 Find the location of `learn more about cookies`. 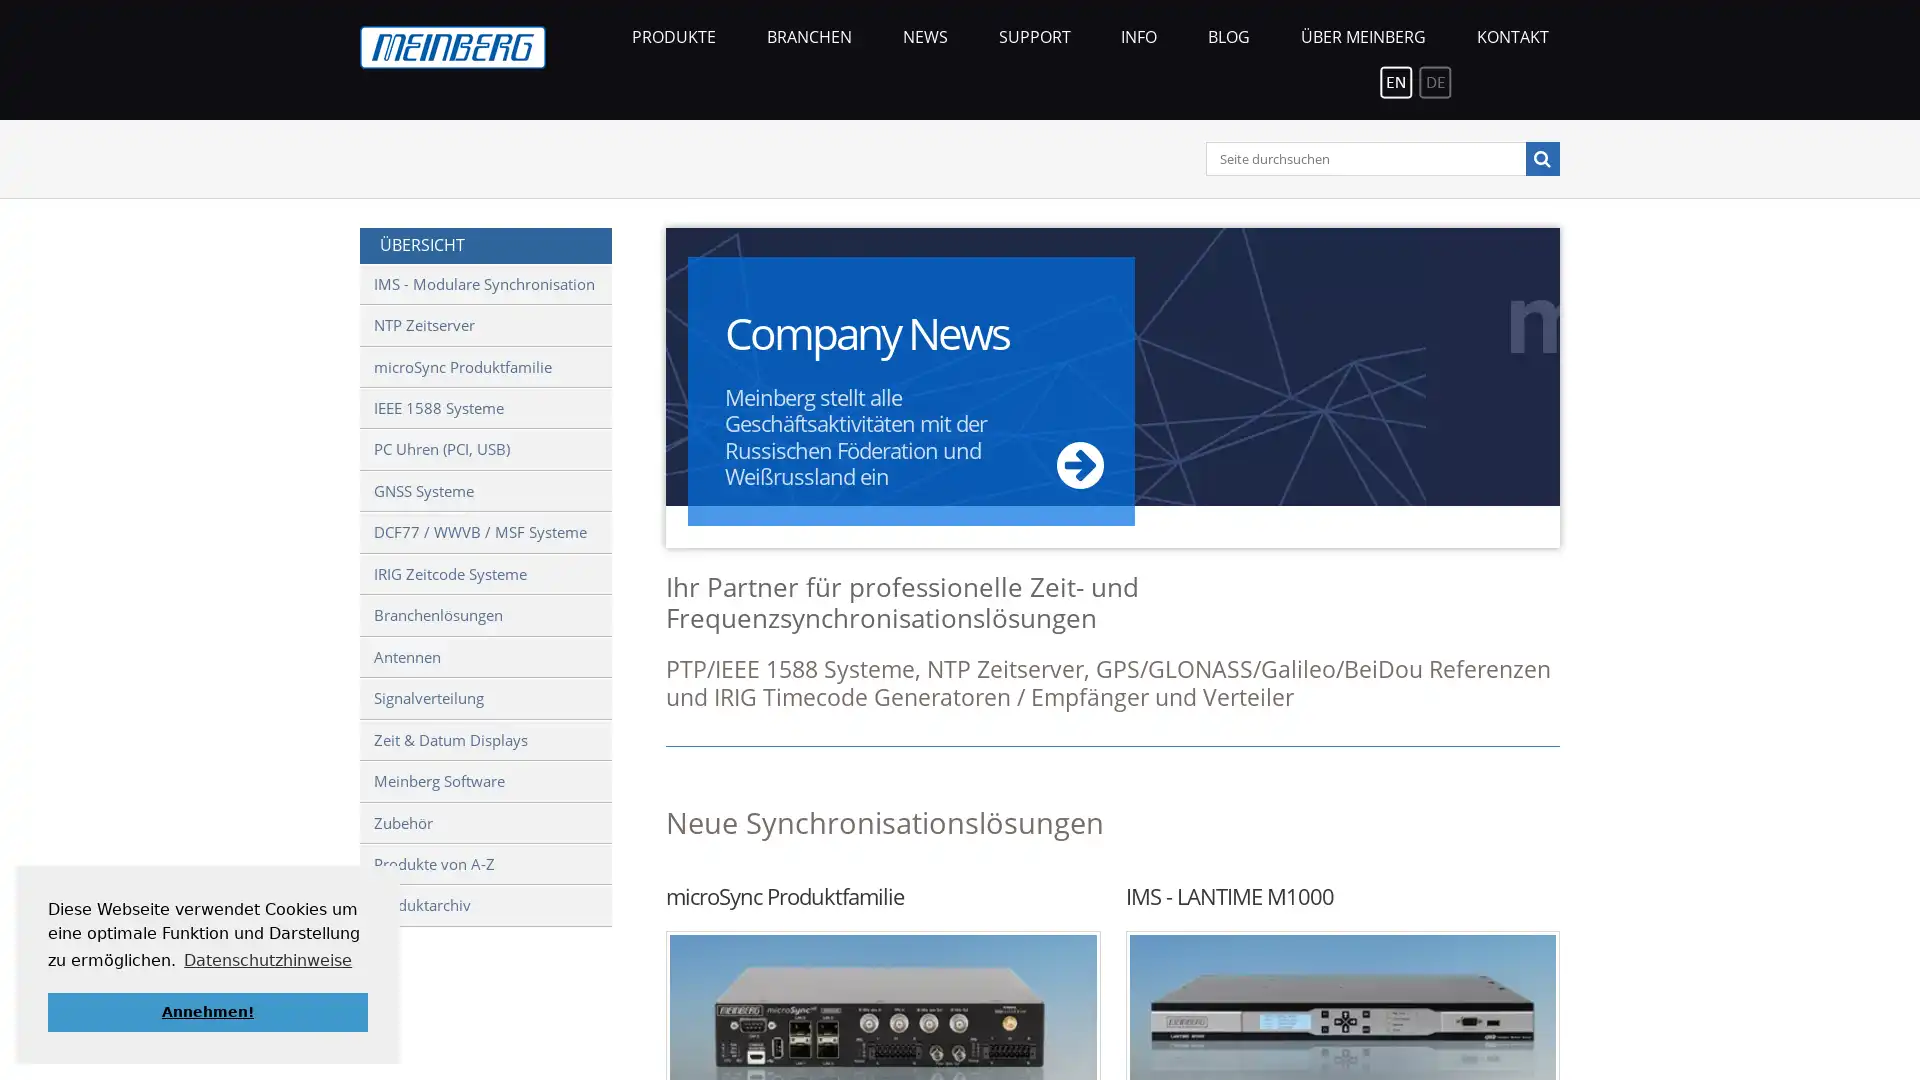

learn more about cookies is located at coordinates (267, 959).